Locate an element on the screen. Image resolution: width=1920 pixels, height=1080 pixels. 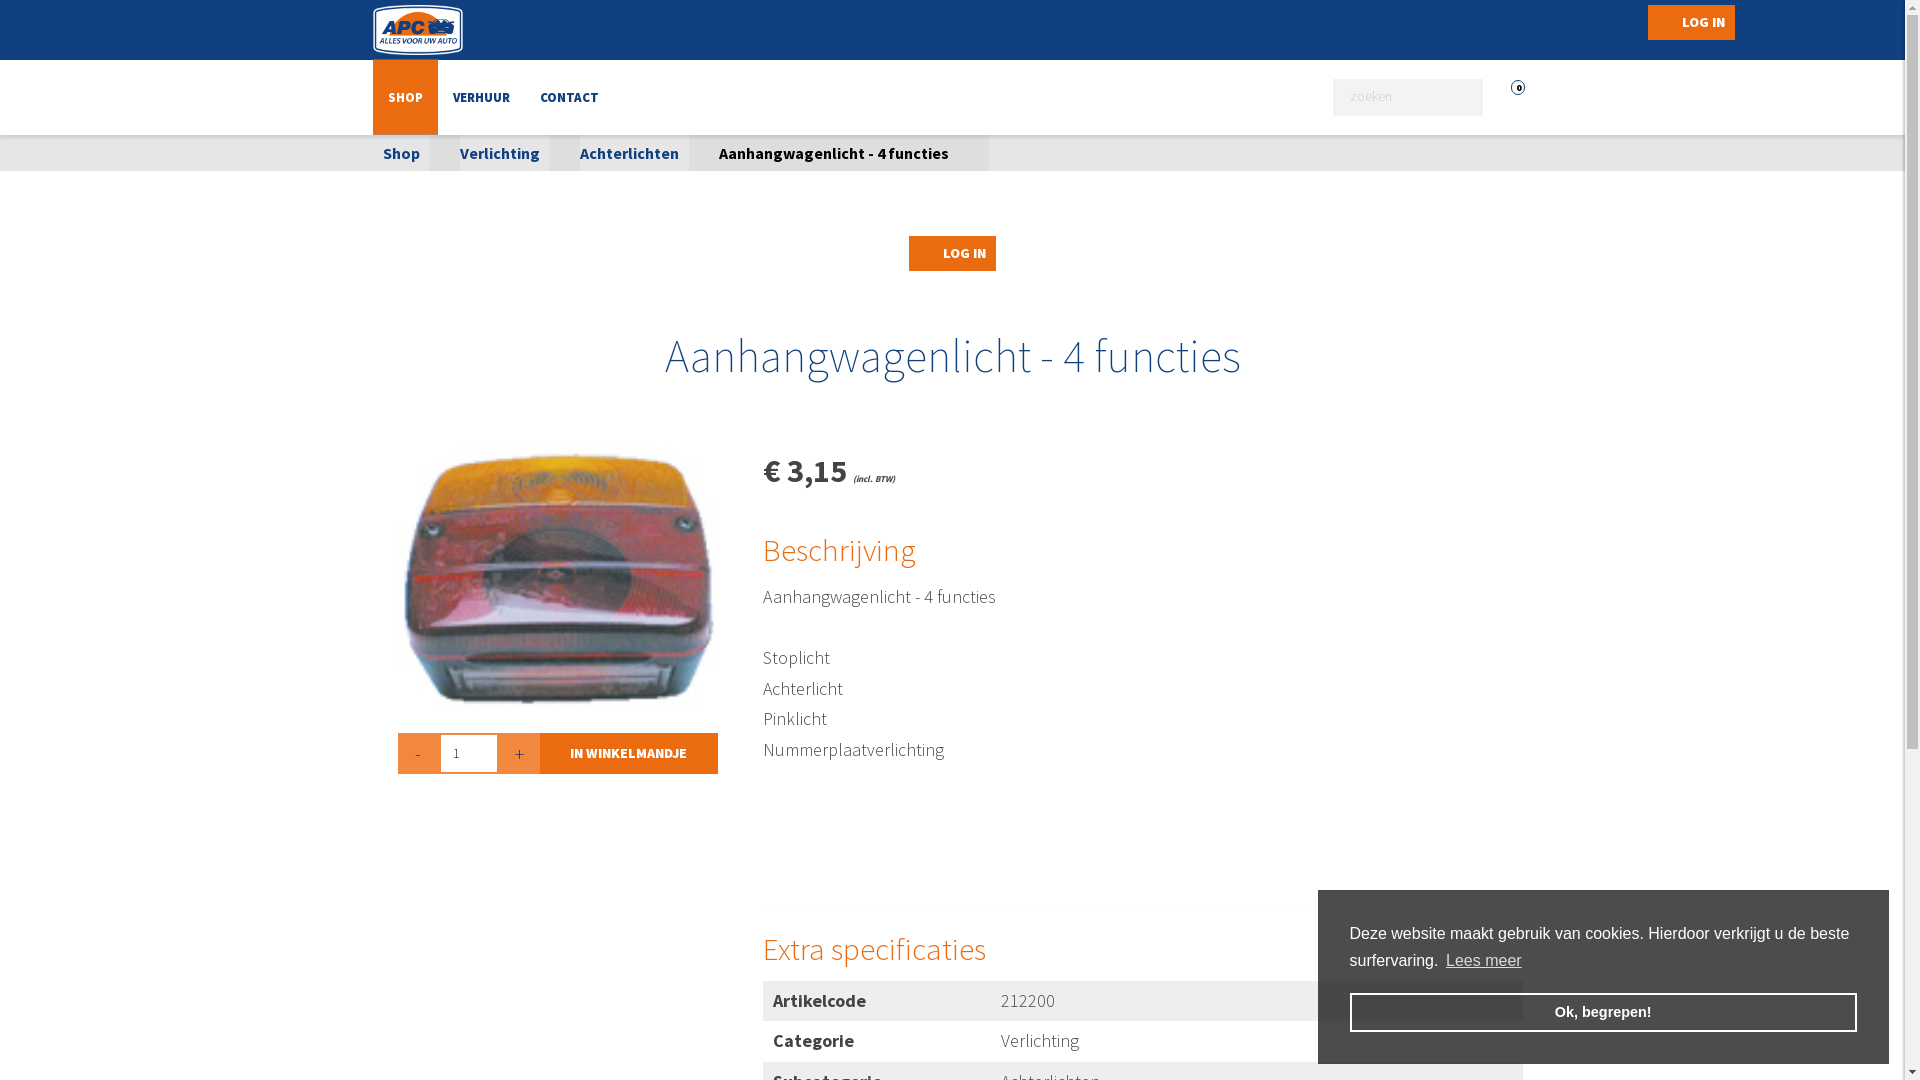
'LOG IN' is located at coordinates (1690, 22).